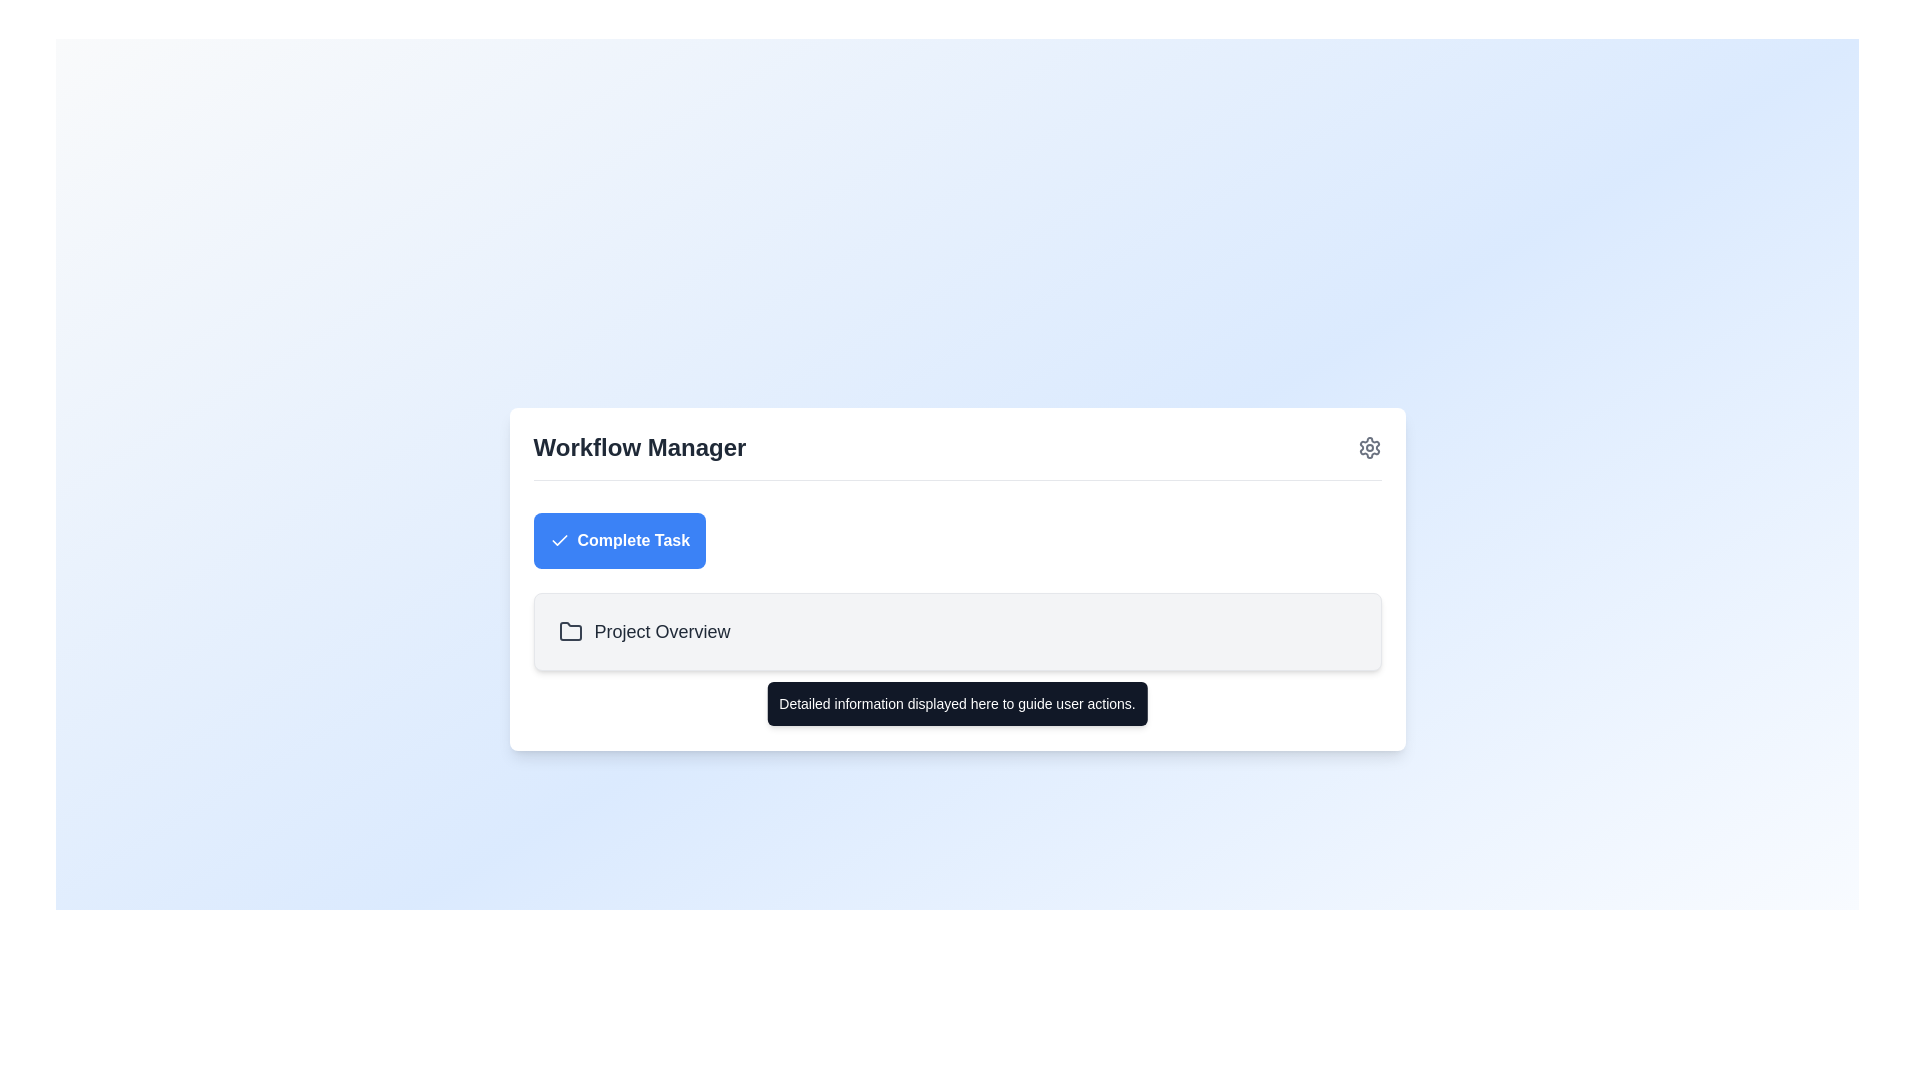 Image resolution: width=1920 pixels, height=1080 pixels. What do you see at coordinates (569, 631) in the screenshot?
I see `the folder icon that visually represents a file or project category, which is located at the beginning of the row containing the text 'Project Overview'` at bounding box center [569, 631].